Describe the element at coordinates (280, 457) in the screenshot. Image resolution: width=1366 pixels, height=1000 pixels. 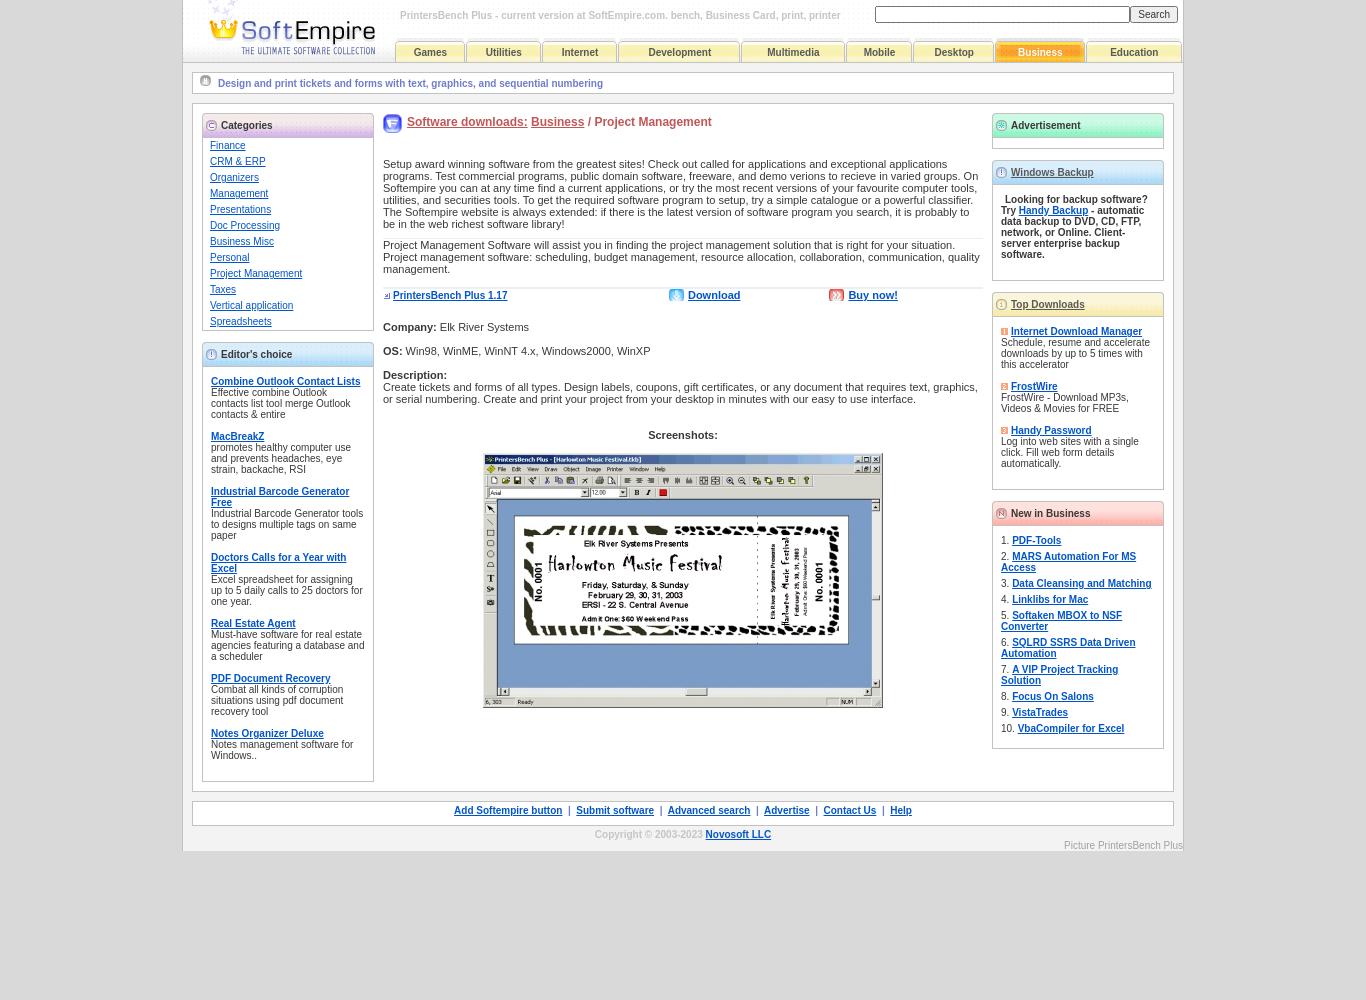
I see `'promotes healthy computer use and prevents headaches,  eye strain,  backache,  RSI'` at that location.